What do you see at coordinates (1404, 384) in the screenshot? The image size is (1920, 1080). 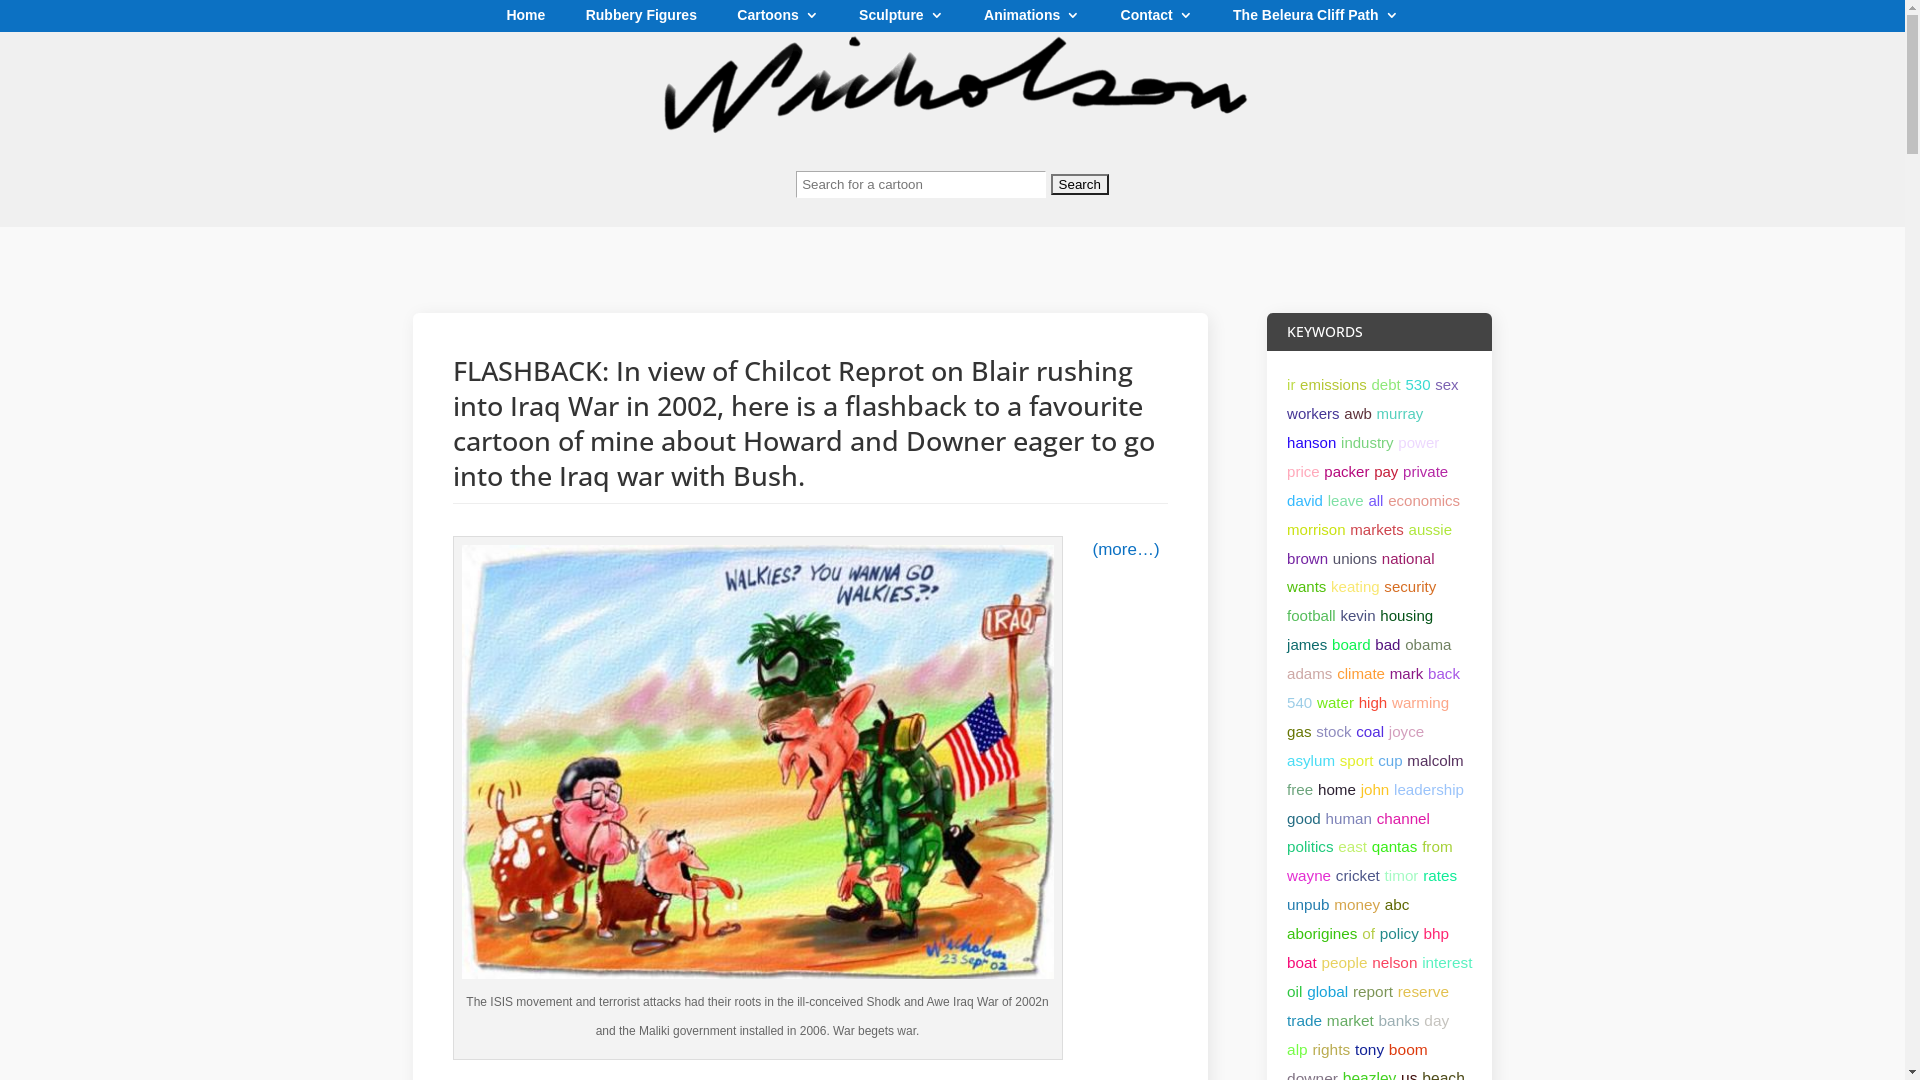 I see `'530'` at bounding box center [1404, 384].